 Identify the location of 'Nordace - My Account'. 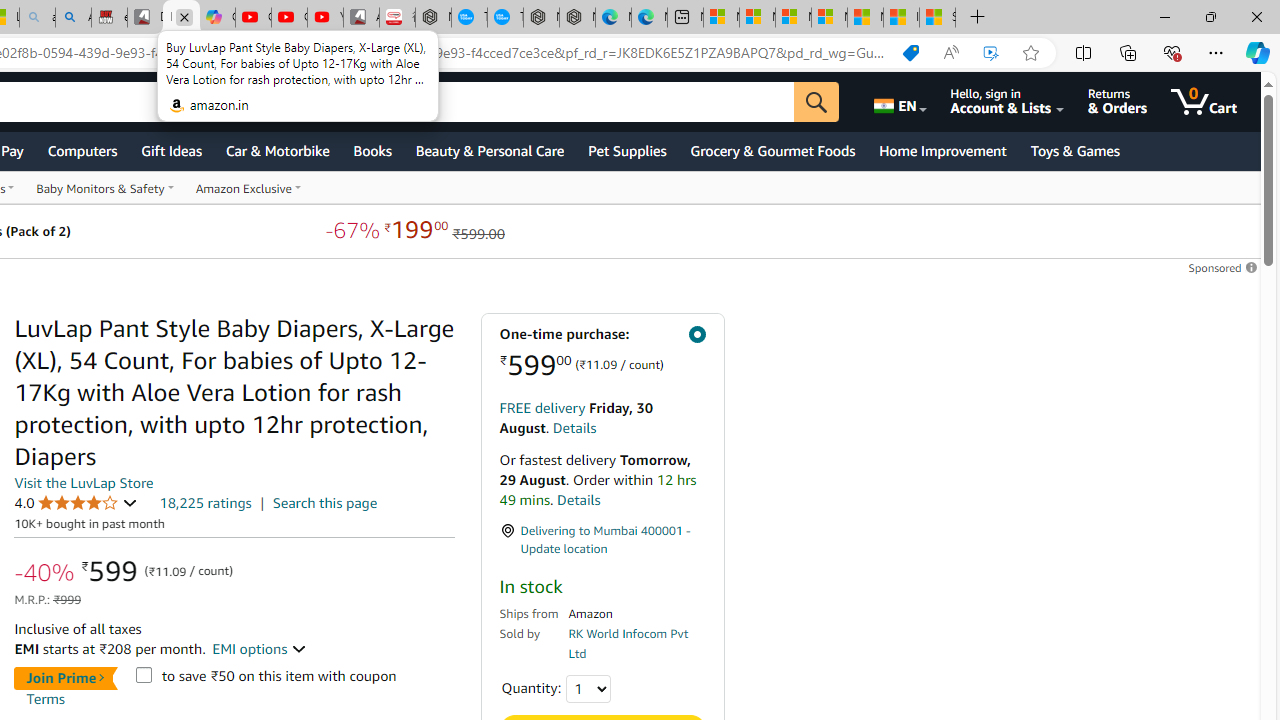
(432, 17).